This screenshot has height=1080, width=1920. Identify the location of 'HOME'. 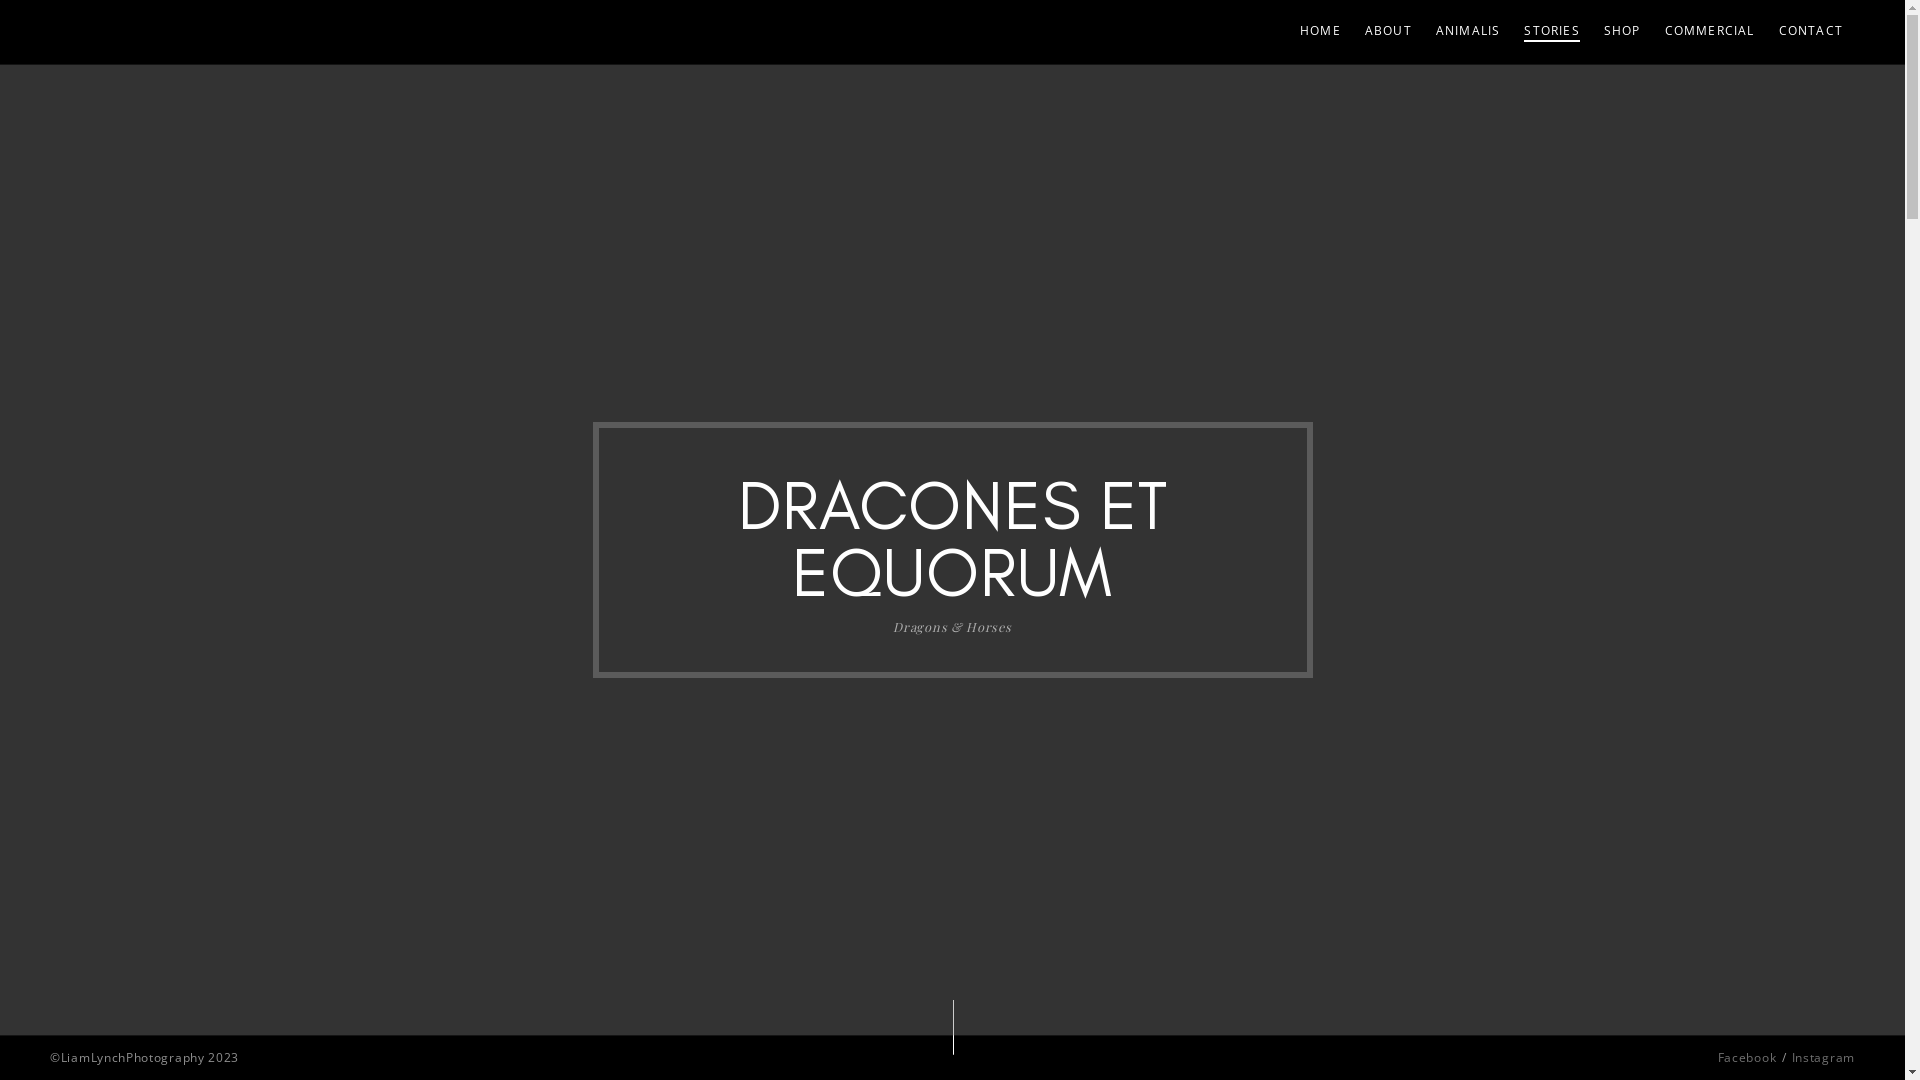
(1320, 31).